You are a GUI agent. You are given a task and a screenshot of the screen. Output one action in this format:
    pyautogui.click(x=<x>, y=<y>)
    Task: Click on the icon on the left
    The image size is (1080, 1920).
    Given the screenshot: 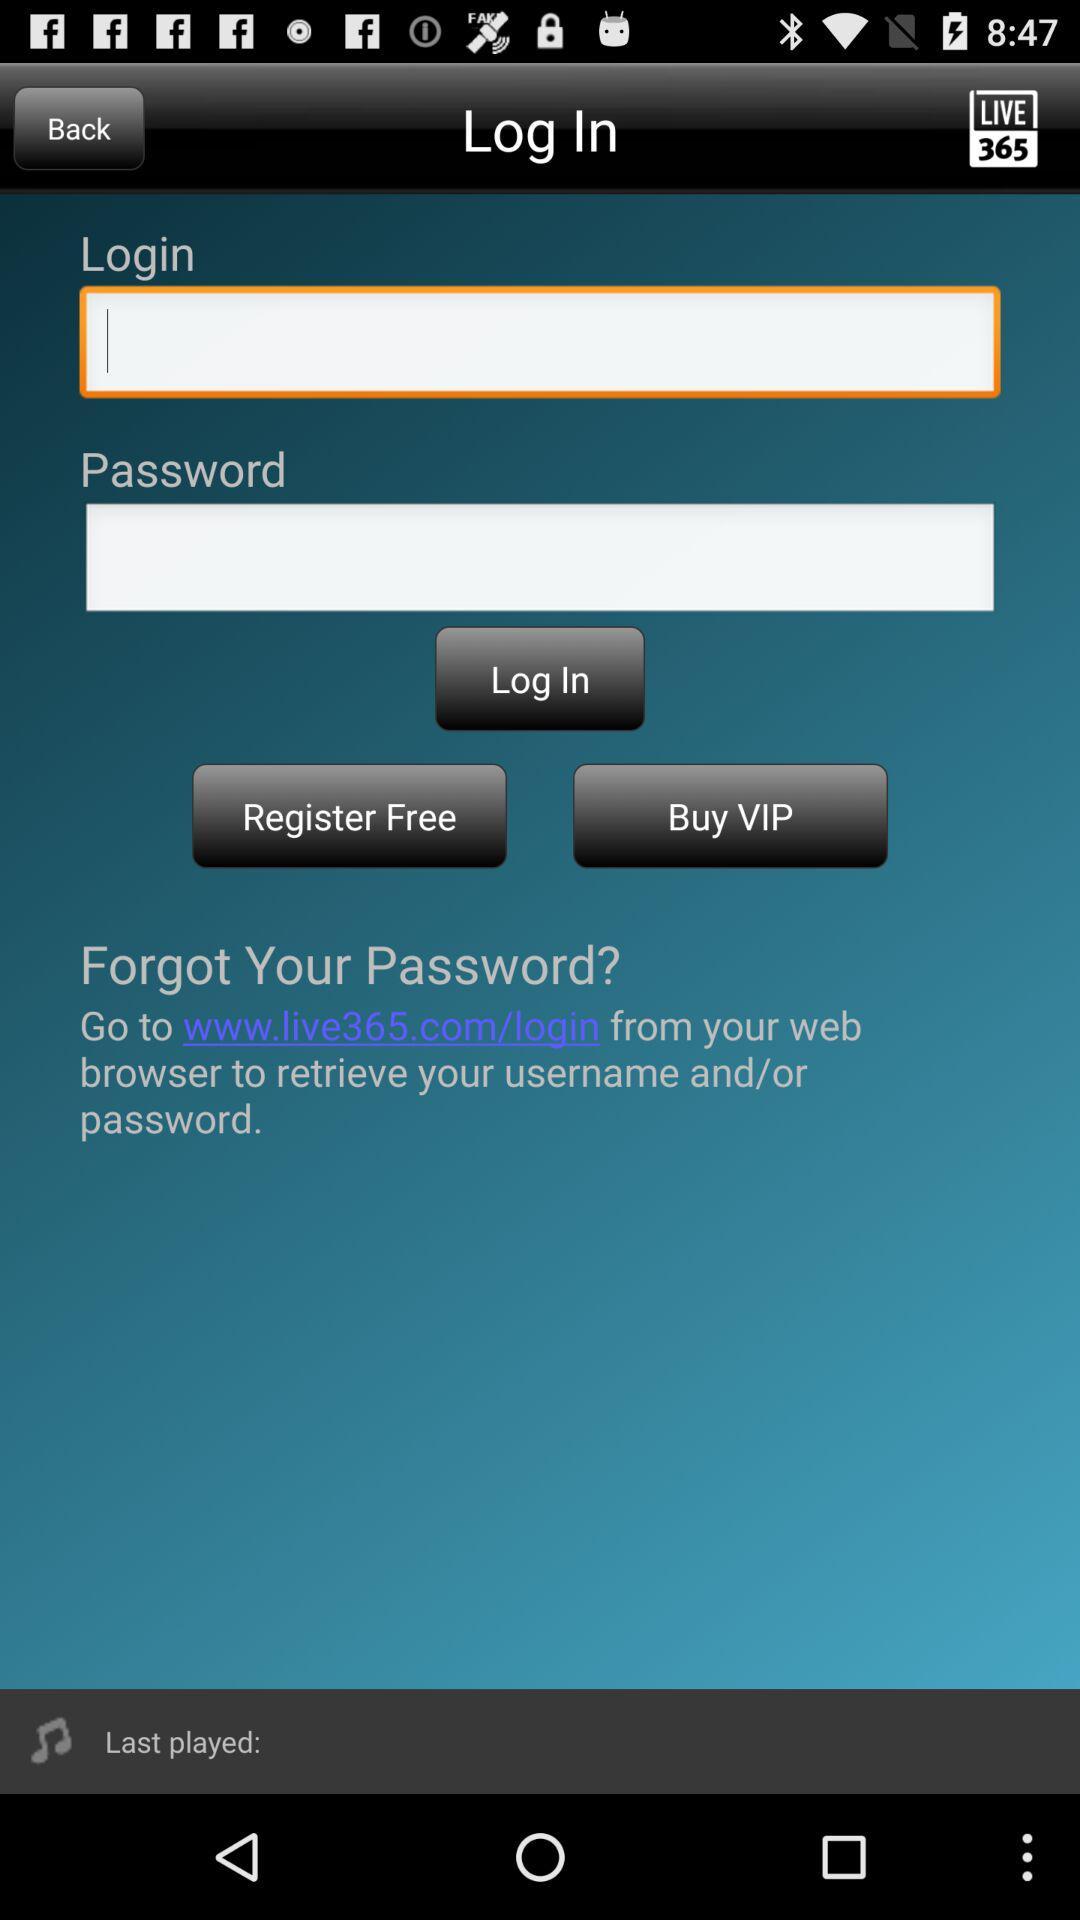 What is the action you would take?
    pyautogui.click(x=348, y=816)
    